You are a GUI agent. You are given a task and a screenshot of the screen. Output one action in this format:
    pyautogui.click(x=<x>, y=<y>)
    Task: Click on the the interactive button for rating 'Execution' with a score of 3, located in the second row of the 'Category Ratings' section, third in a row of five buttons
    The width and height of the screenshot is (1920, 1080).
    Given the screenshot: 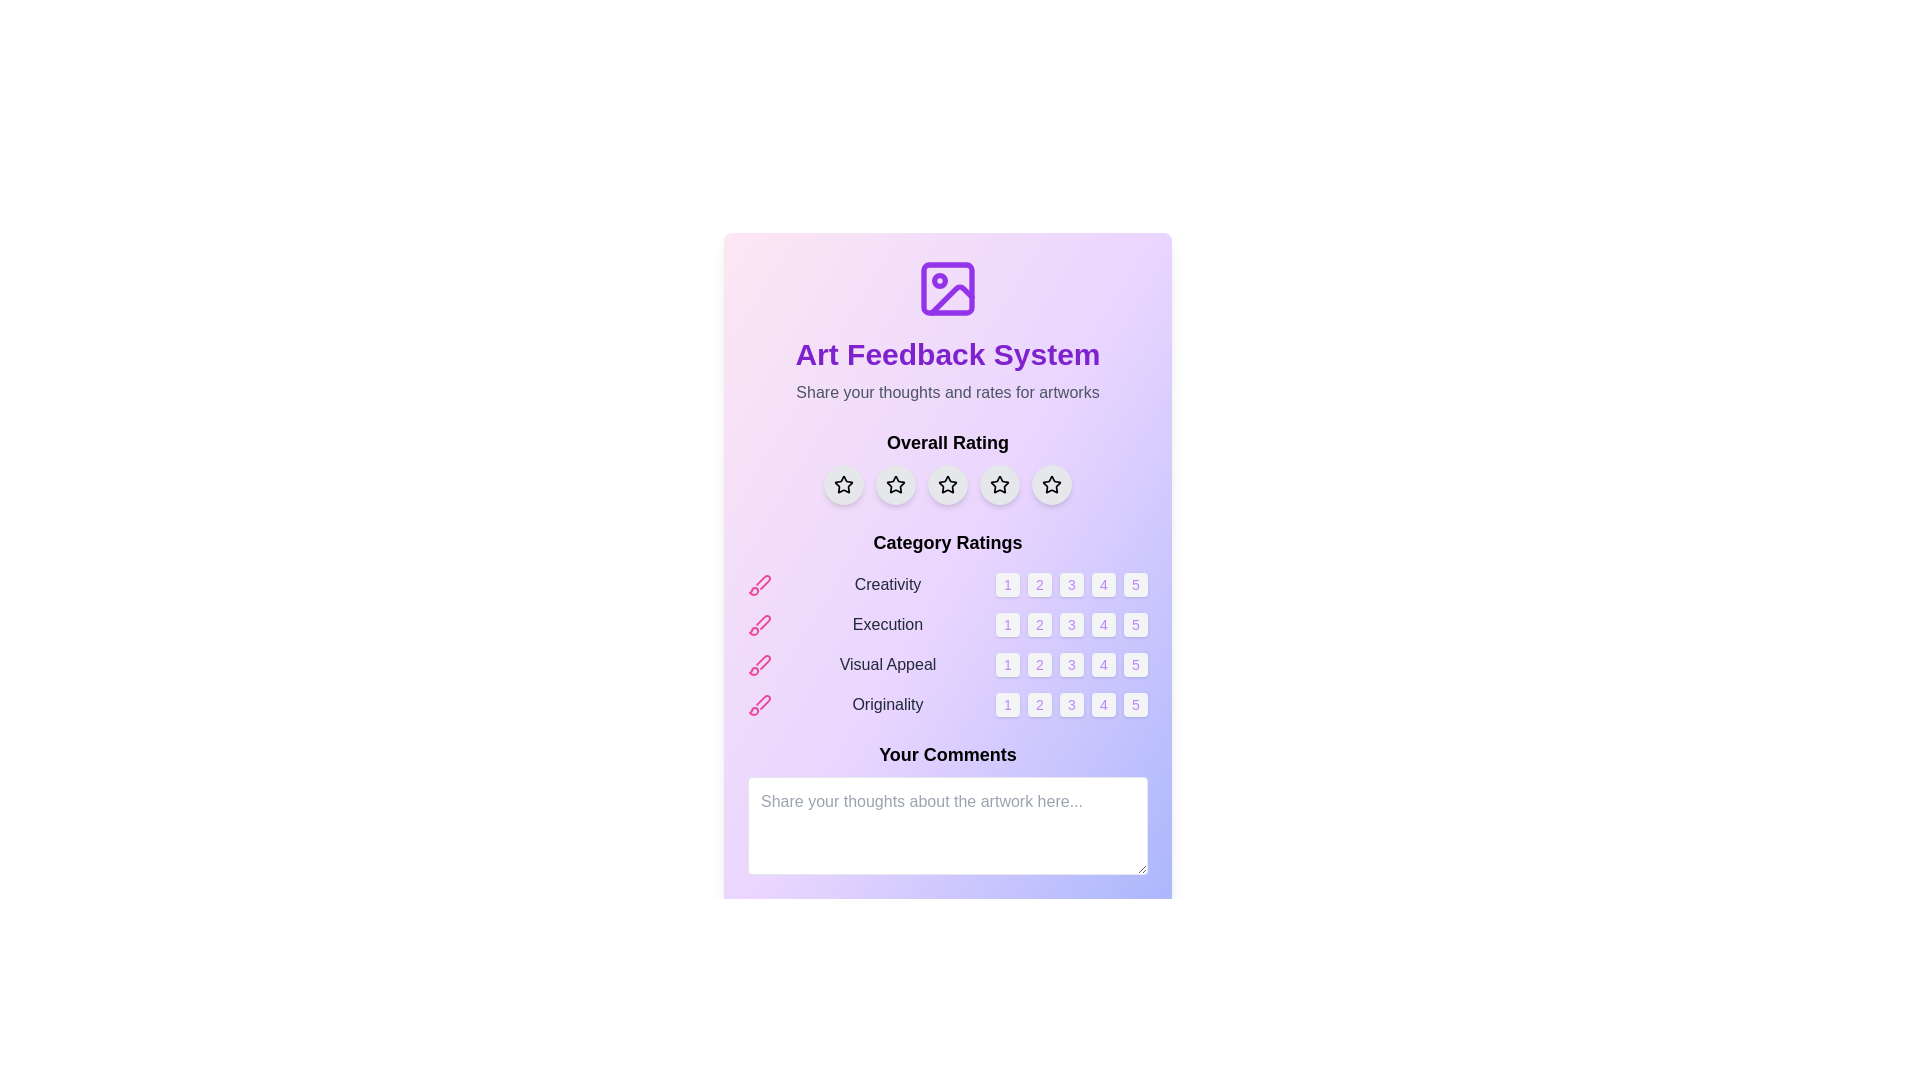 What is the action you would take?
    pyautogui.click(x=1070, y=623)
    